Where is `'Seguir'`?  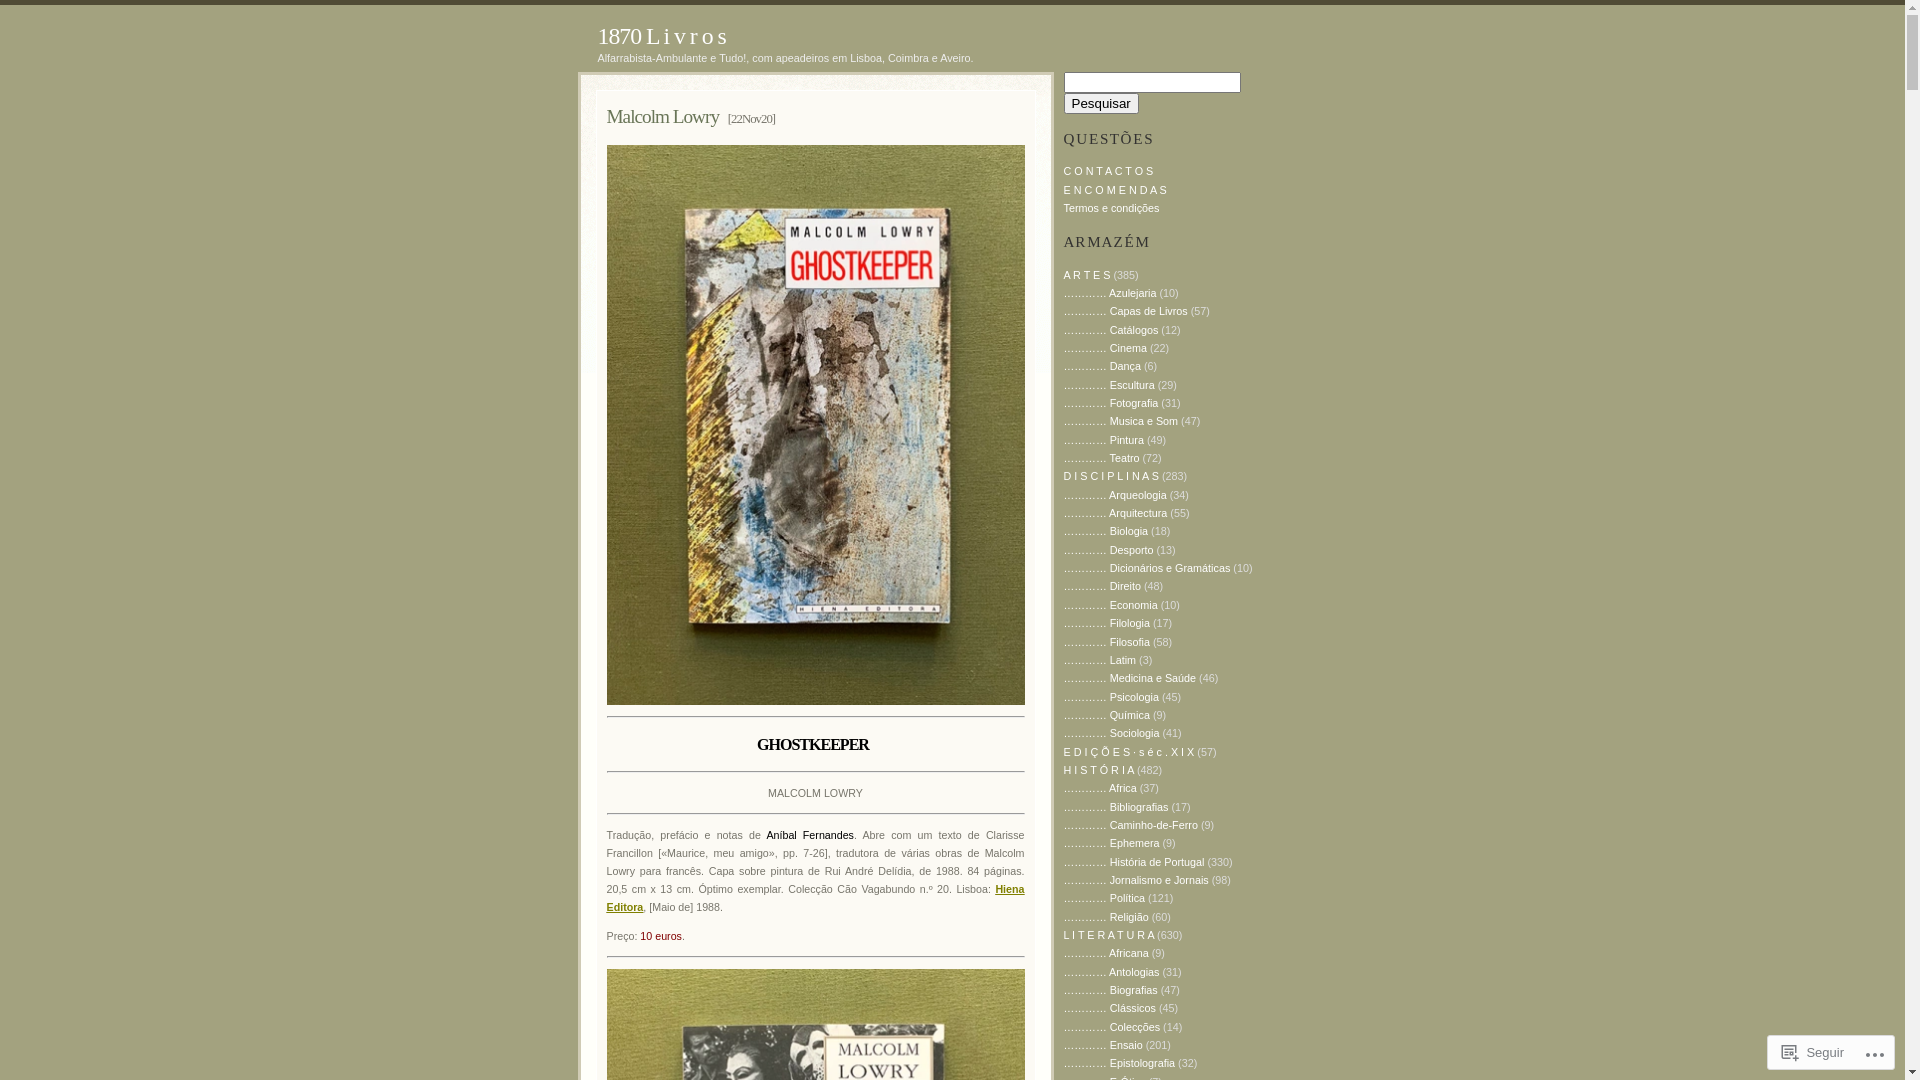 'Seguir' is located at coordinates (1813, 1051).